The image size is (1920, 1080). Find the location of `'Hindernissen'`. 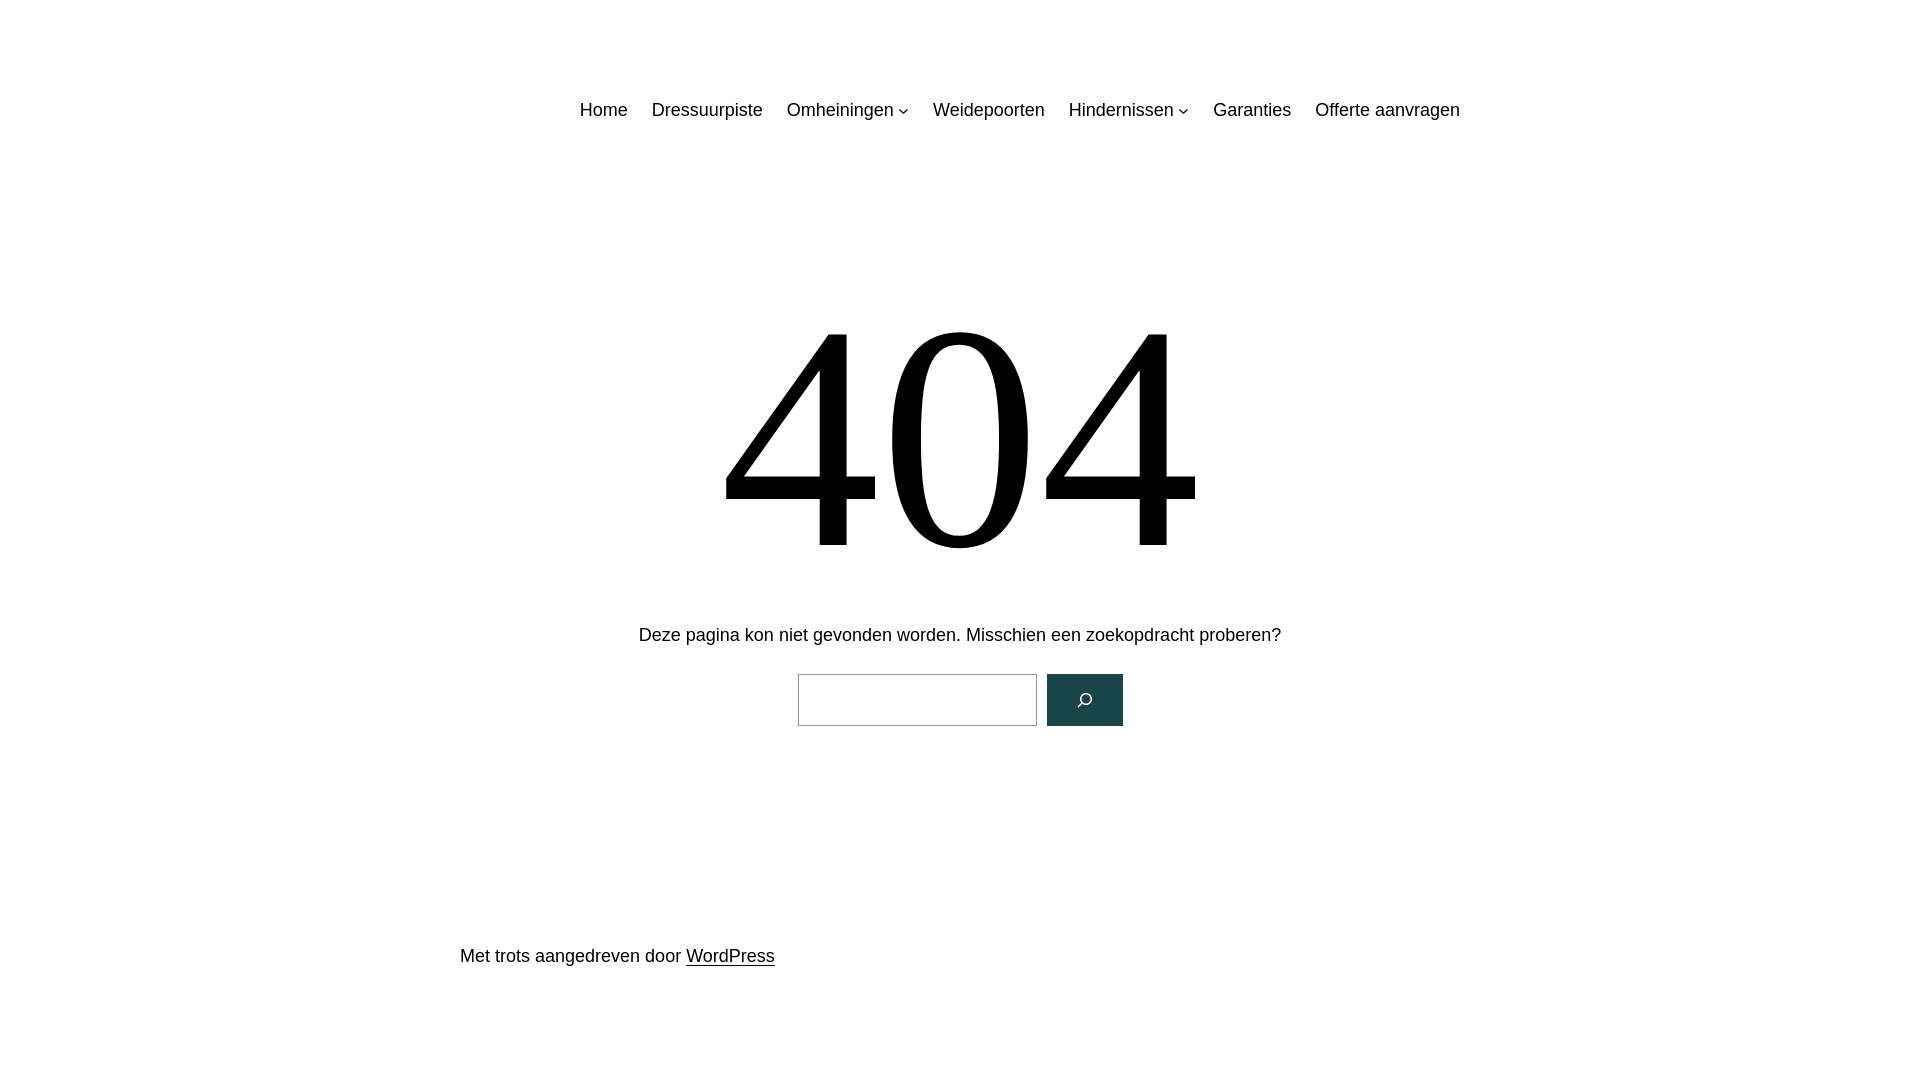

'Hindernissen' is located at coordinates (1121, 110).